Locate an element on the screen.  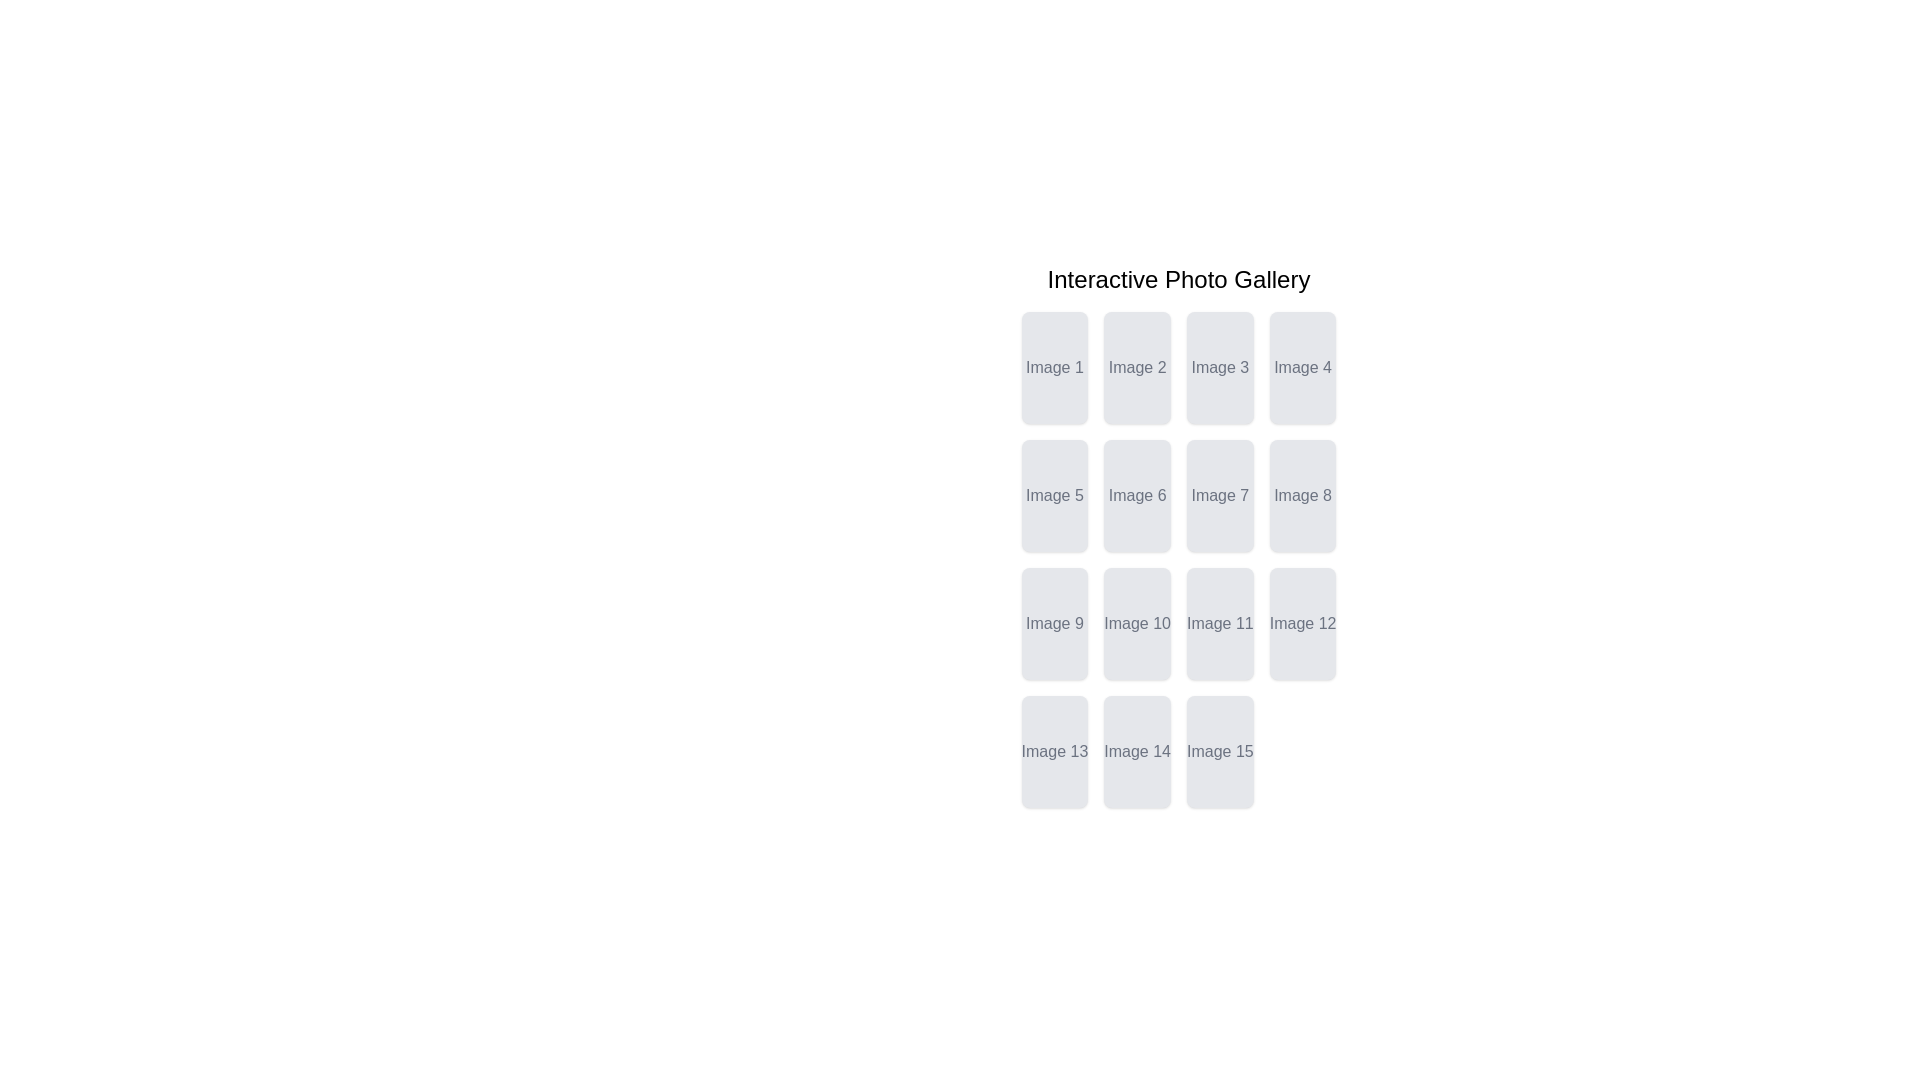
the button that initiates or views comments for the item labeled 'Image 9' in the interactive photo gallery is located at coordinates (1053, 659).